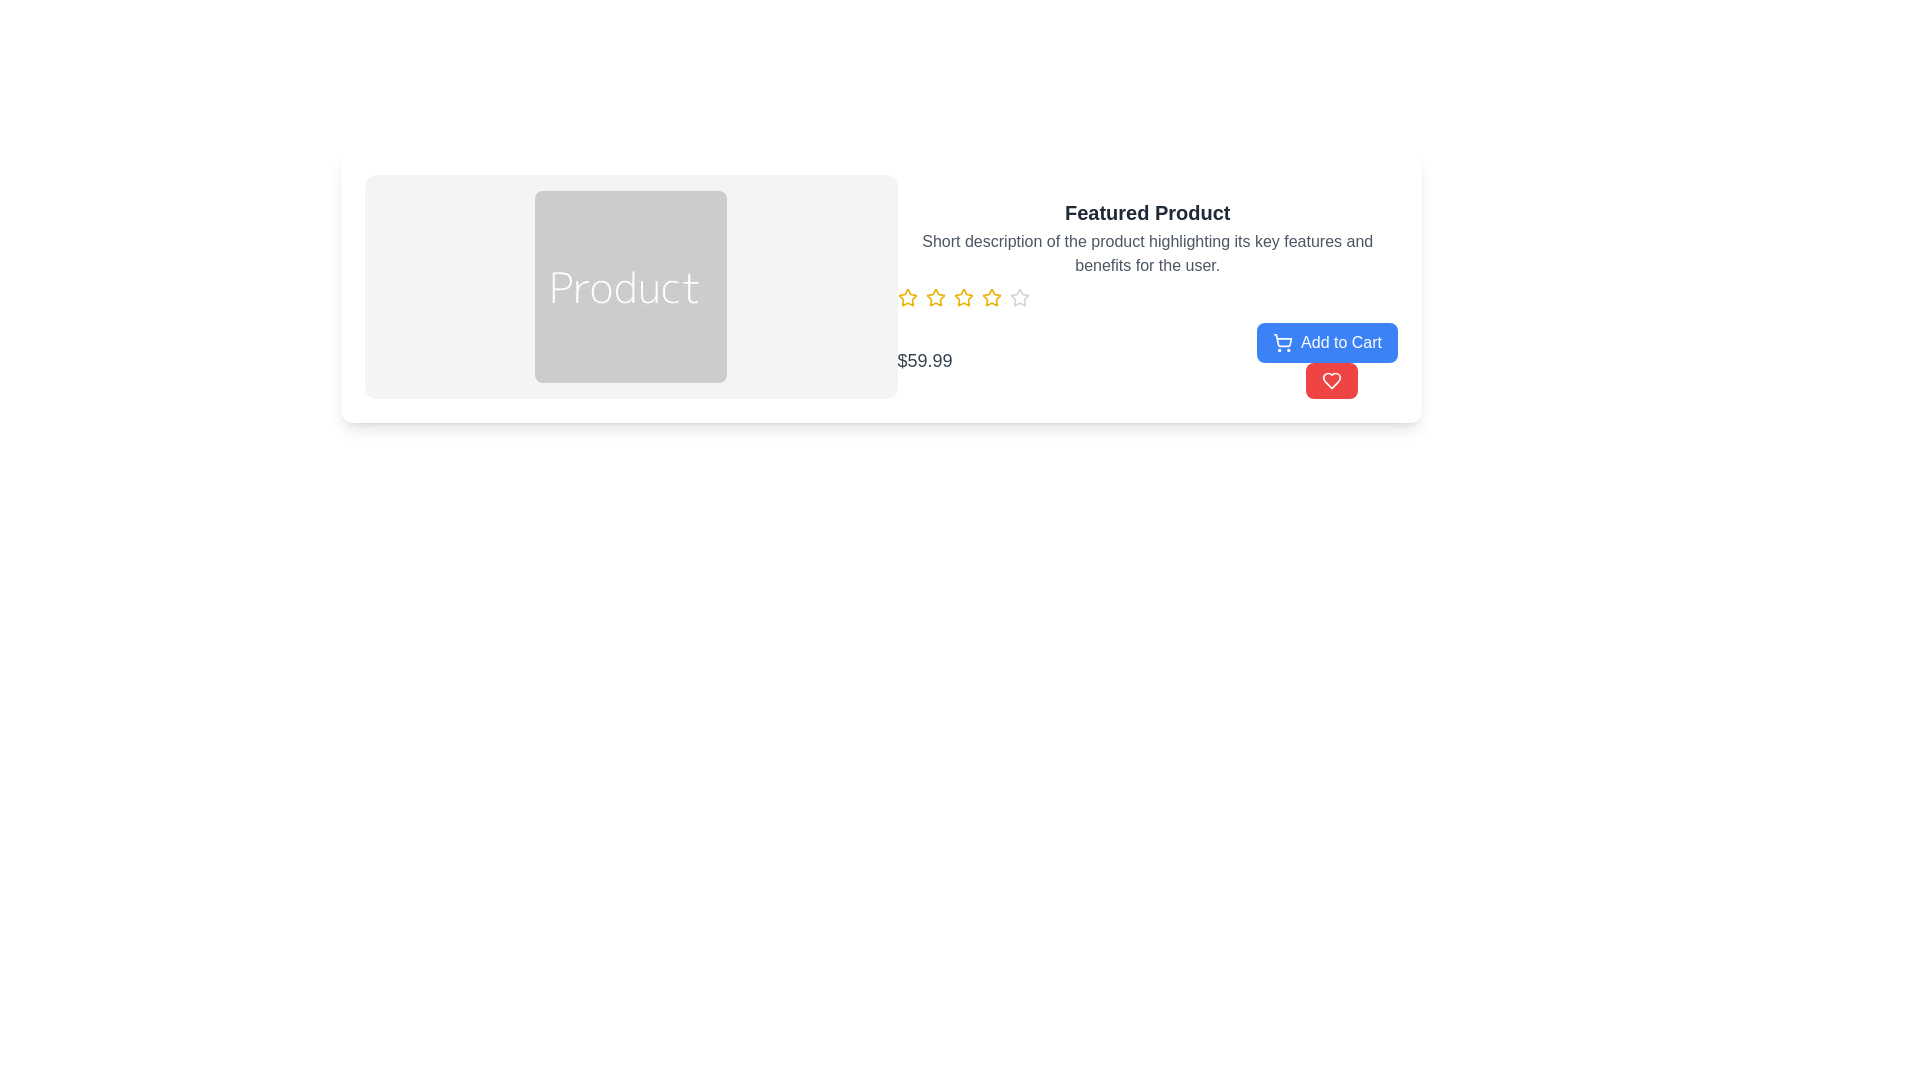  What do you see at coordinates (963, 298) in the screenshot?
I see `the fourth star icon in the rating system to adjust or view the rating` at bounding box center [963, 298].